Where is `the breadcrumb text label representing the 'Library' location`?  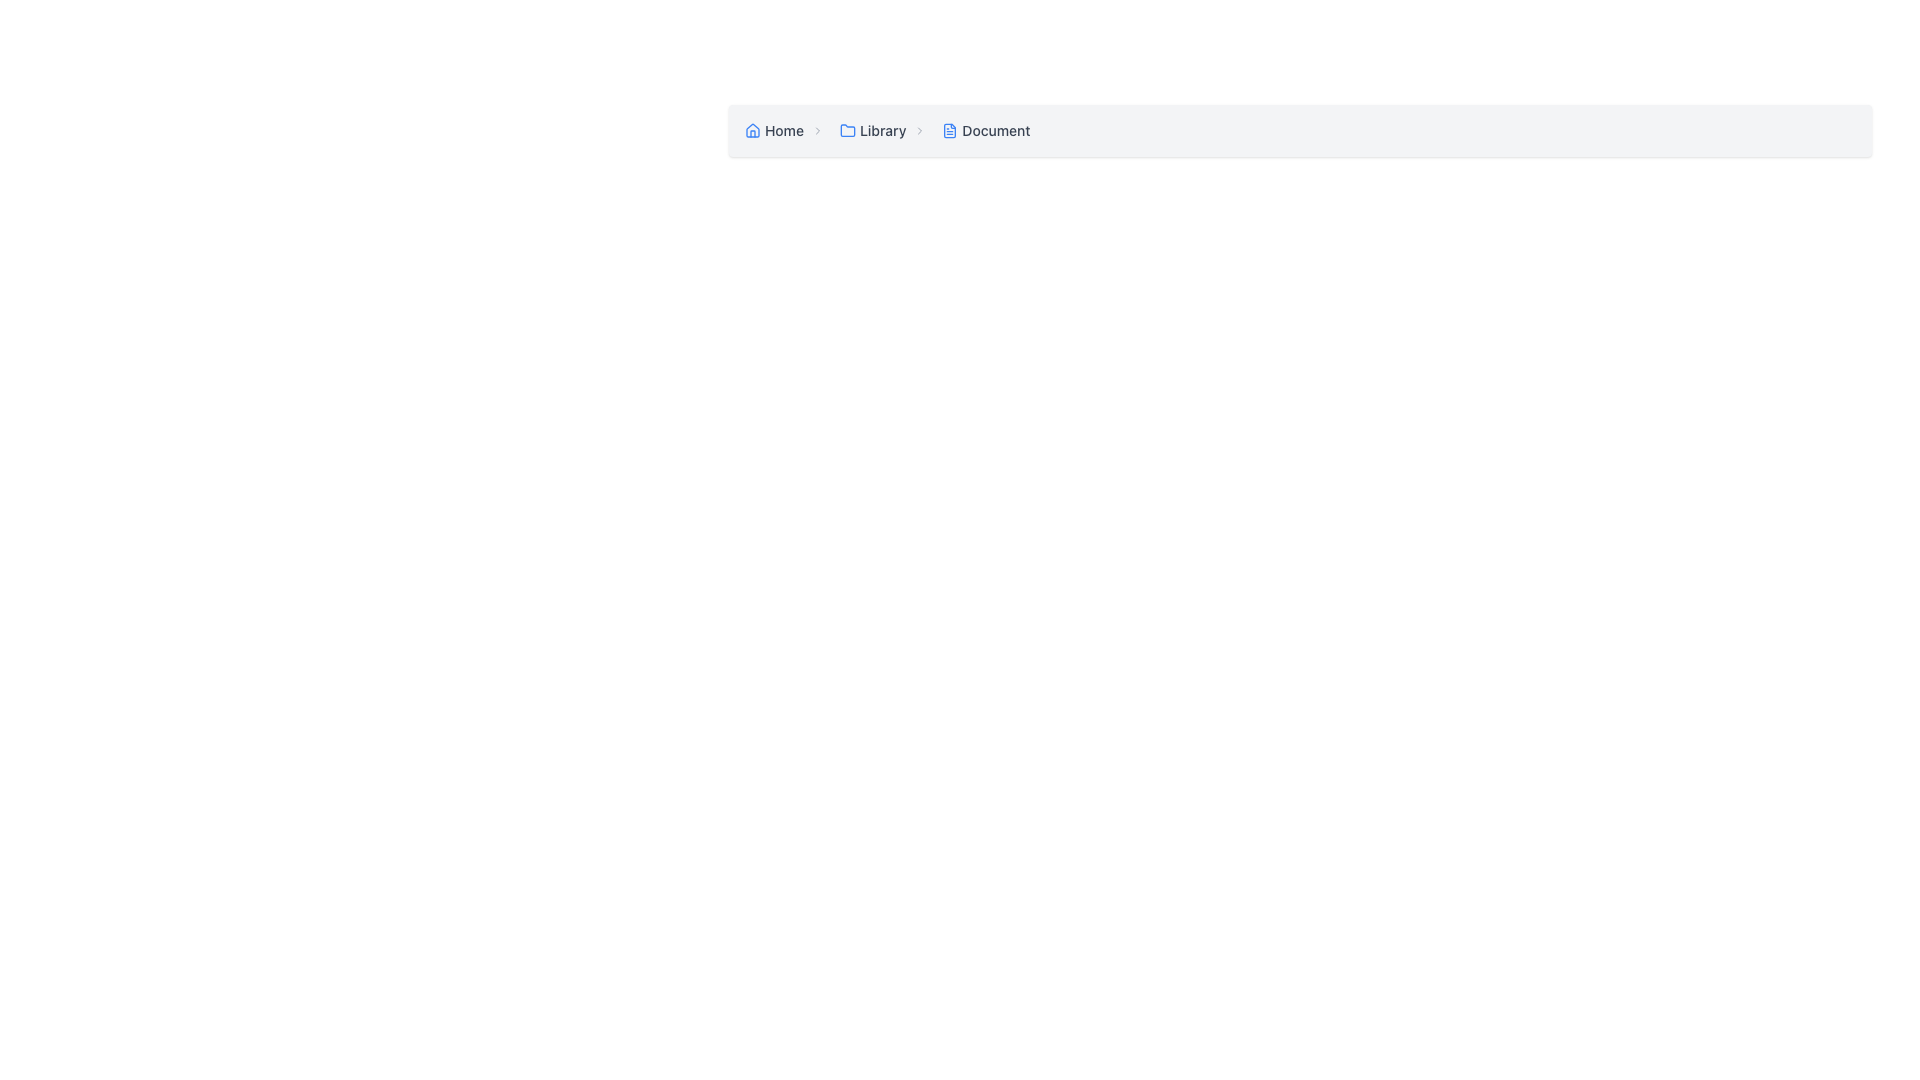 the breadcrumb text label representing the 'Library' location is located at coordinates (882, 131).